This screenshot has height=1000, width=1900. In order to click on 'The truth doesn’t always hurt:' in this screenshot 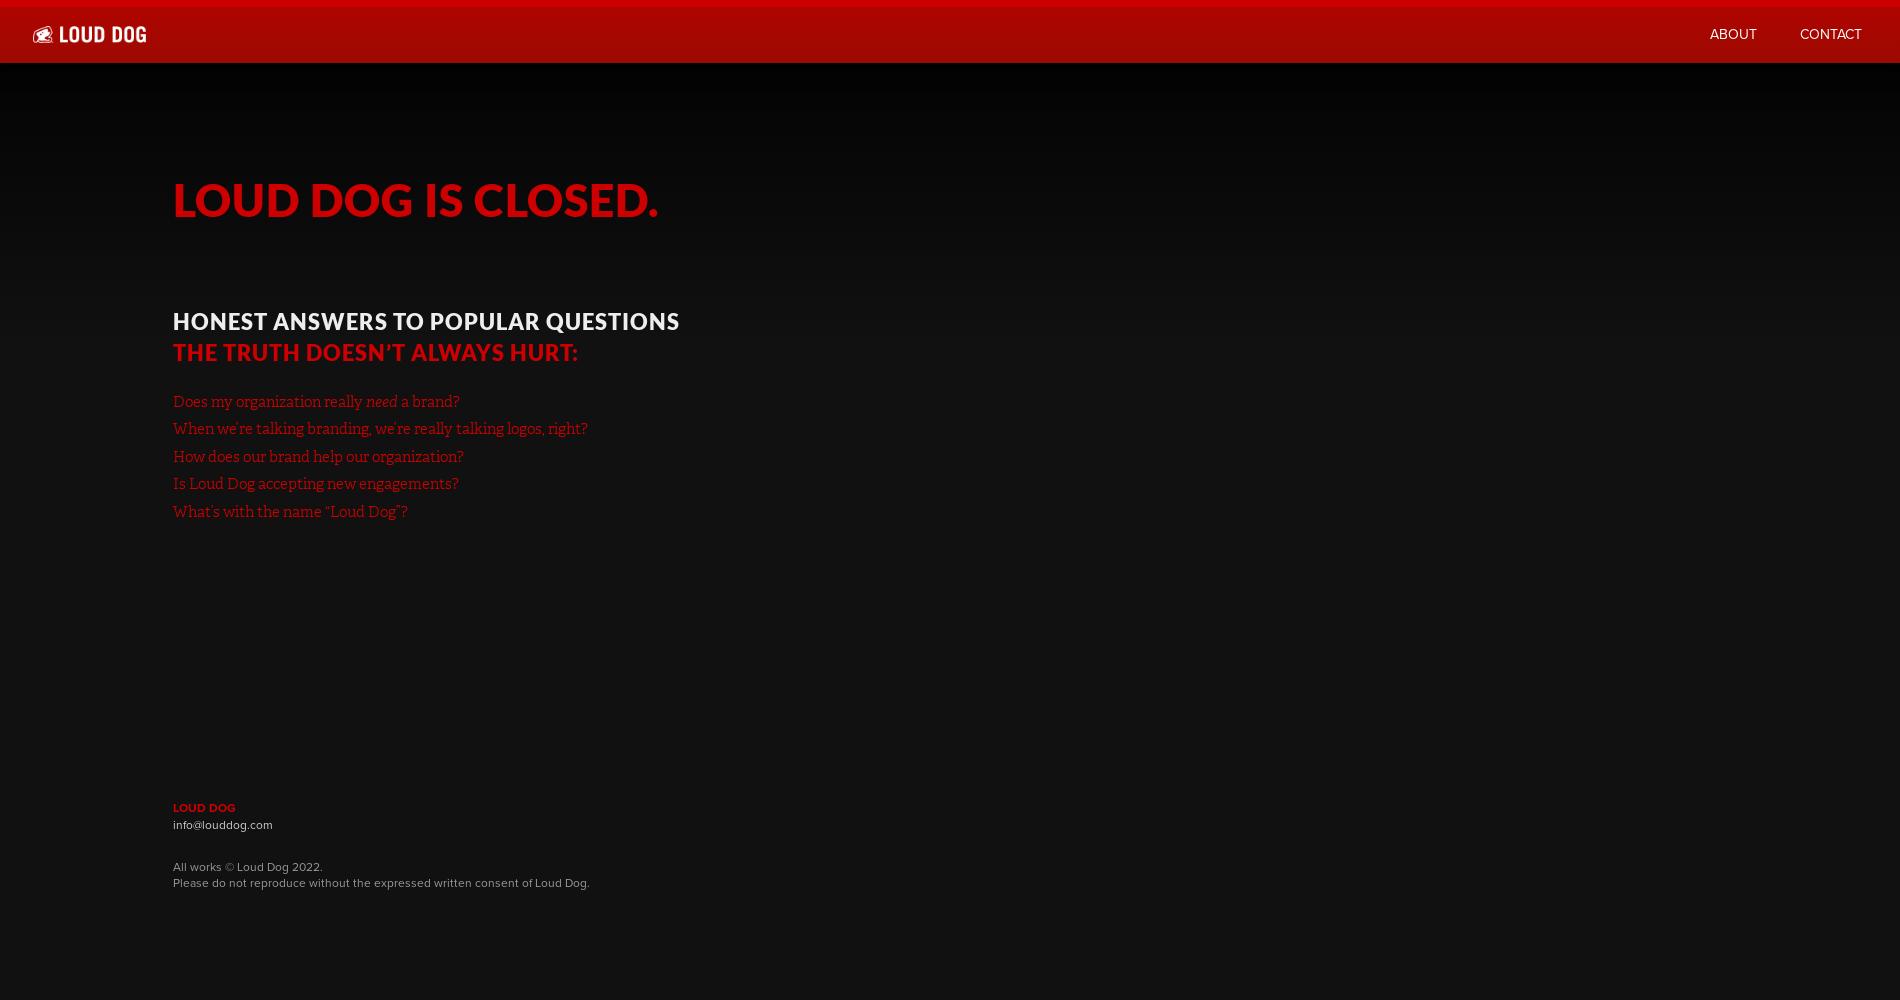, I will do `click(375, 350)`.